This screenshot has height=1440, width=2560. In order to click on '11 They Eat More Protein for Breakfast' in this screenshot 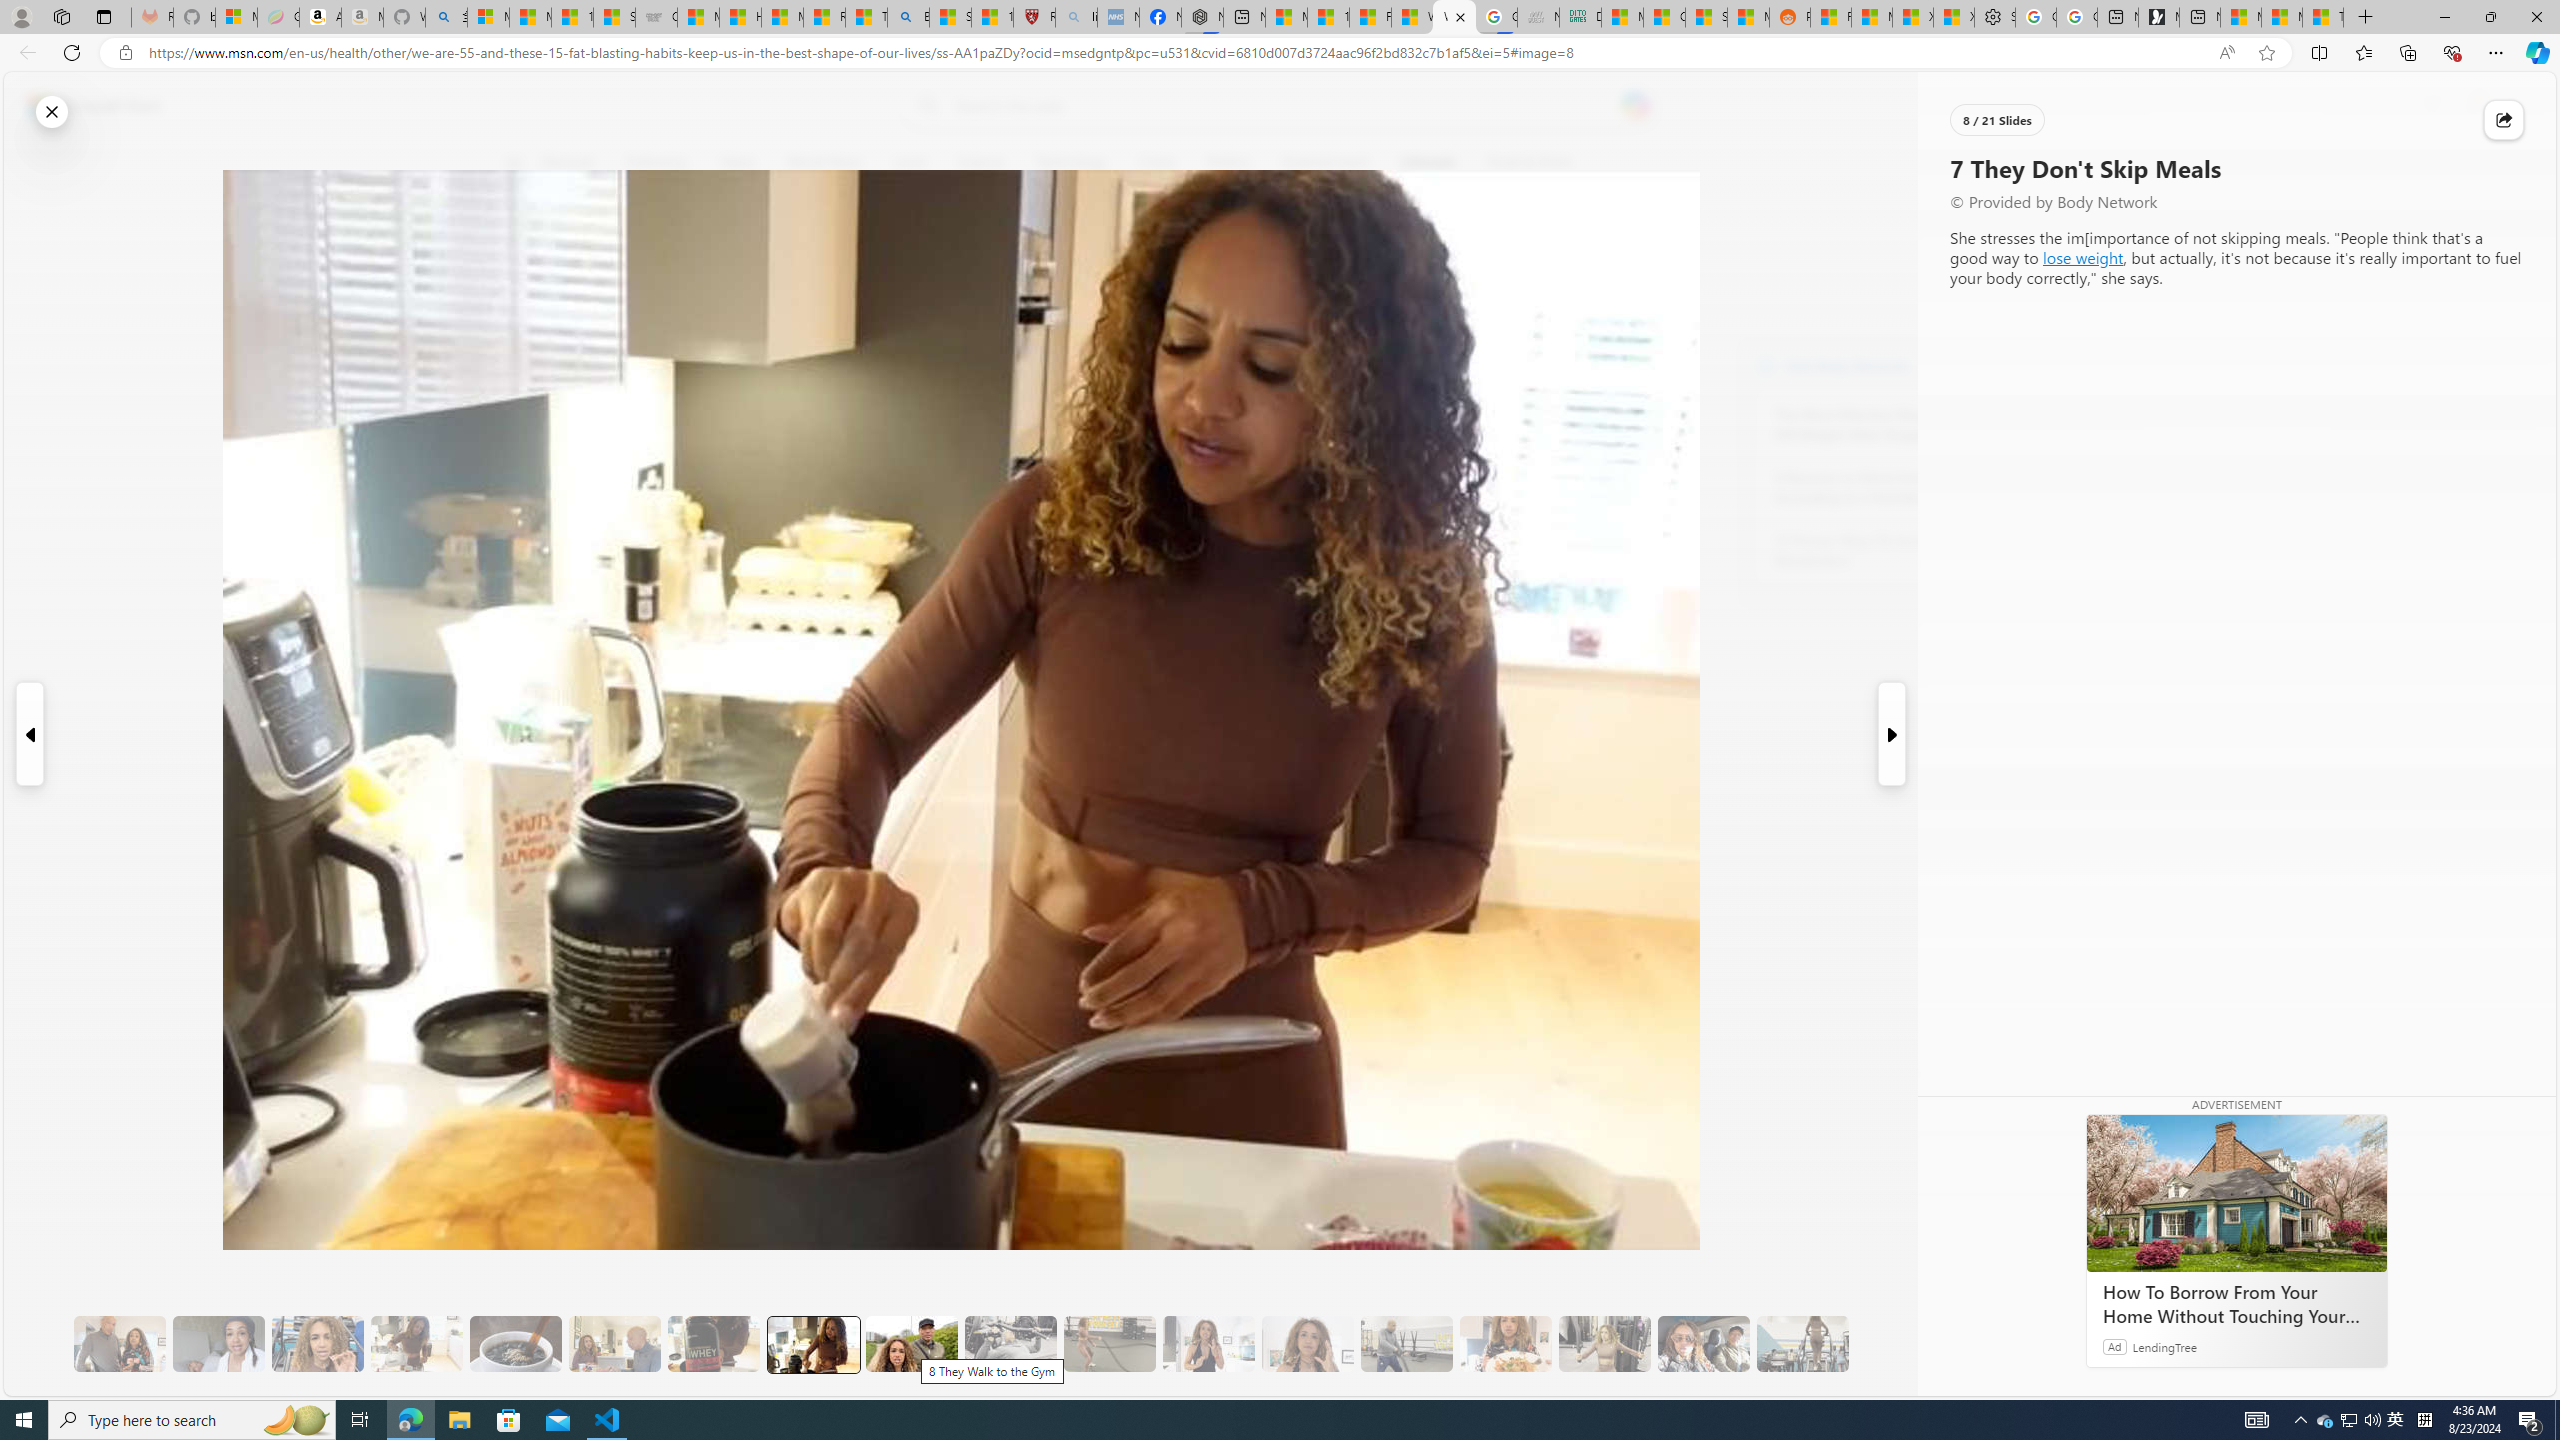, I will do `click(1207, 1344)`.